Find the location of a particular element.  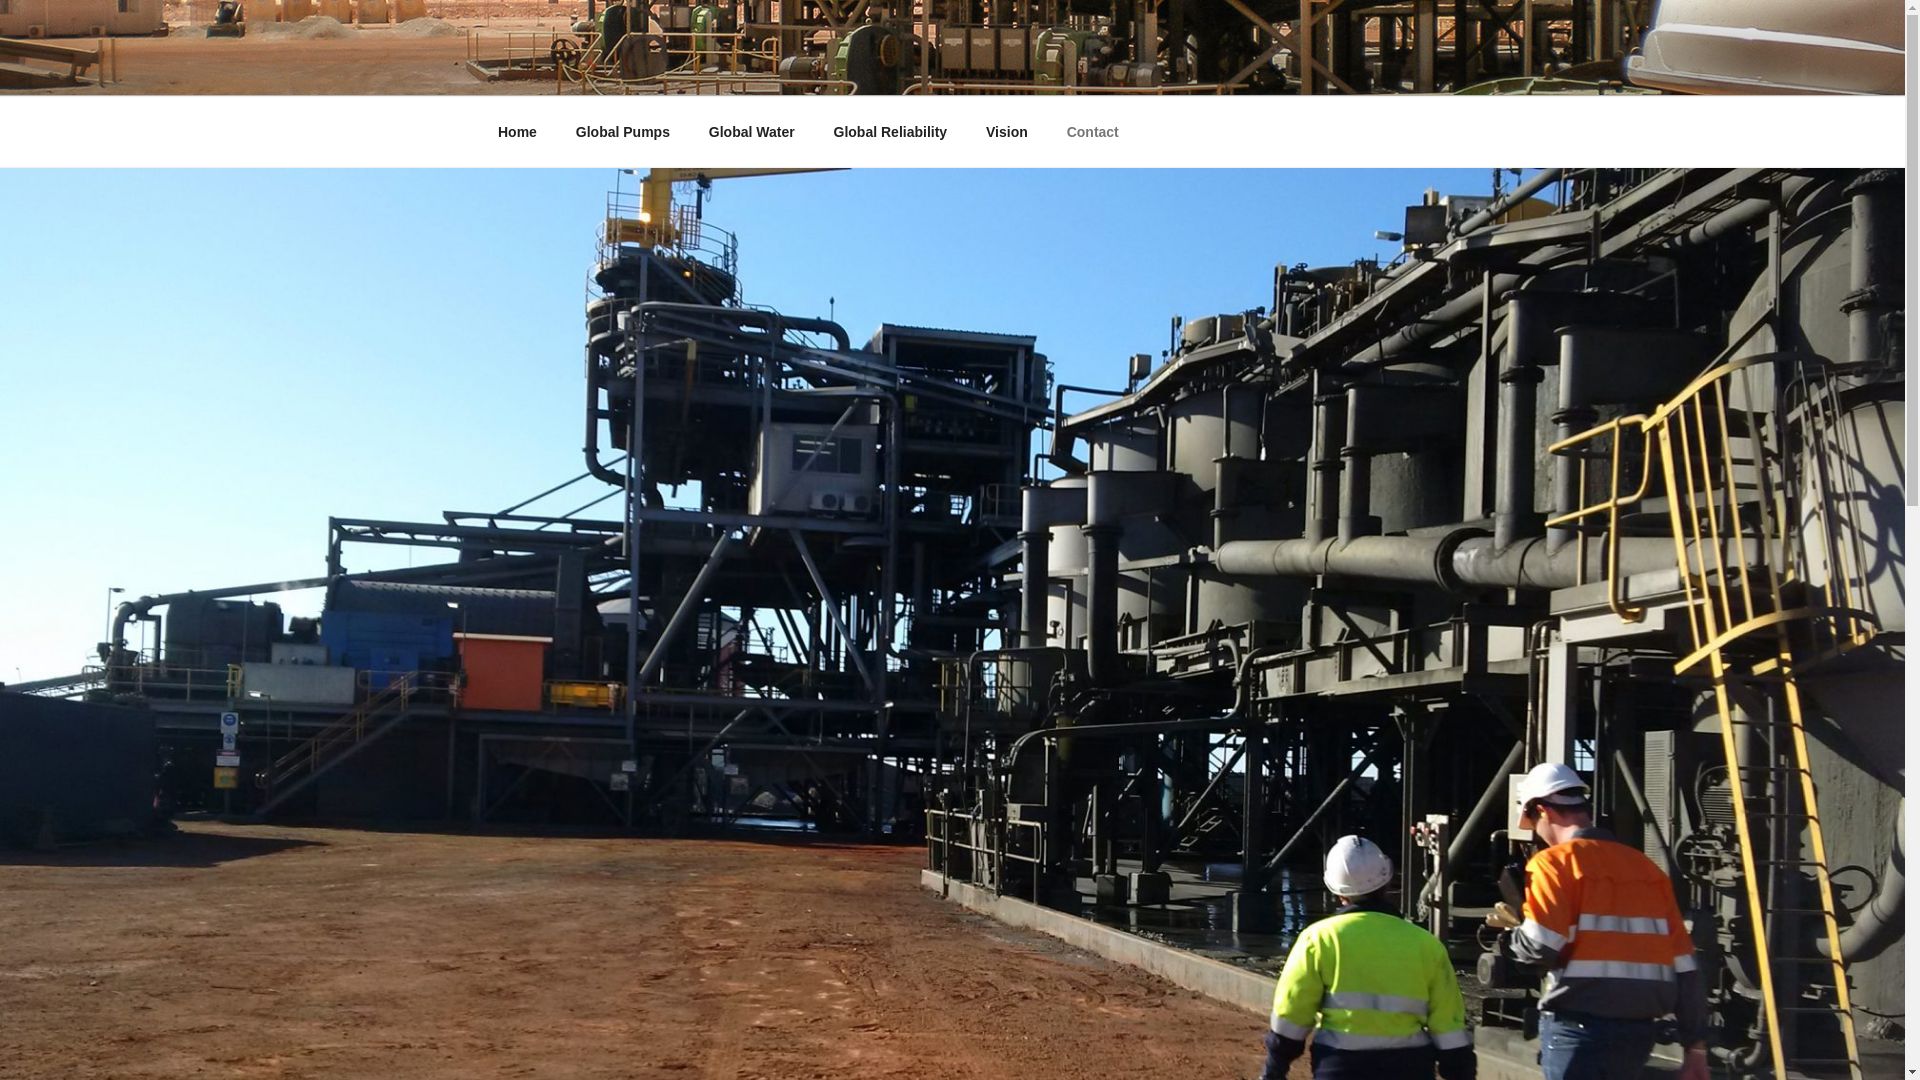

'Global Pumps' is located at coordinates (621, 132).